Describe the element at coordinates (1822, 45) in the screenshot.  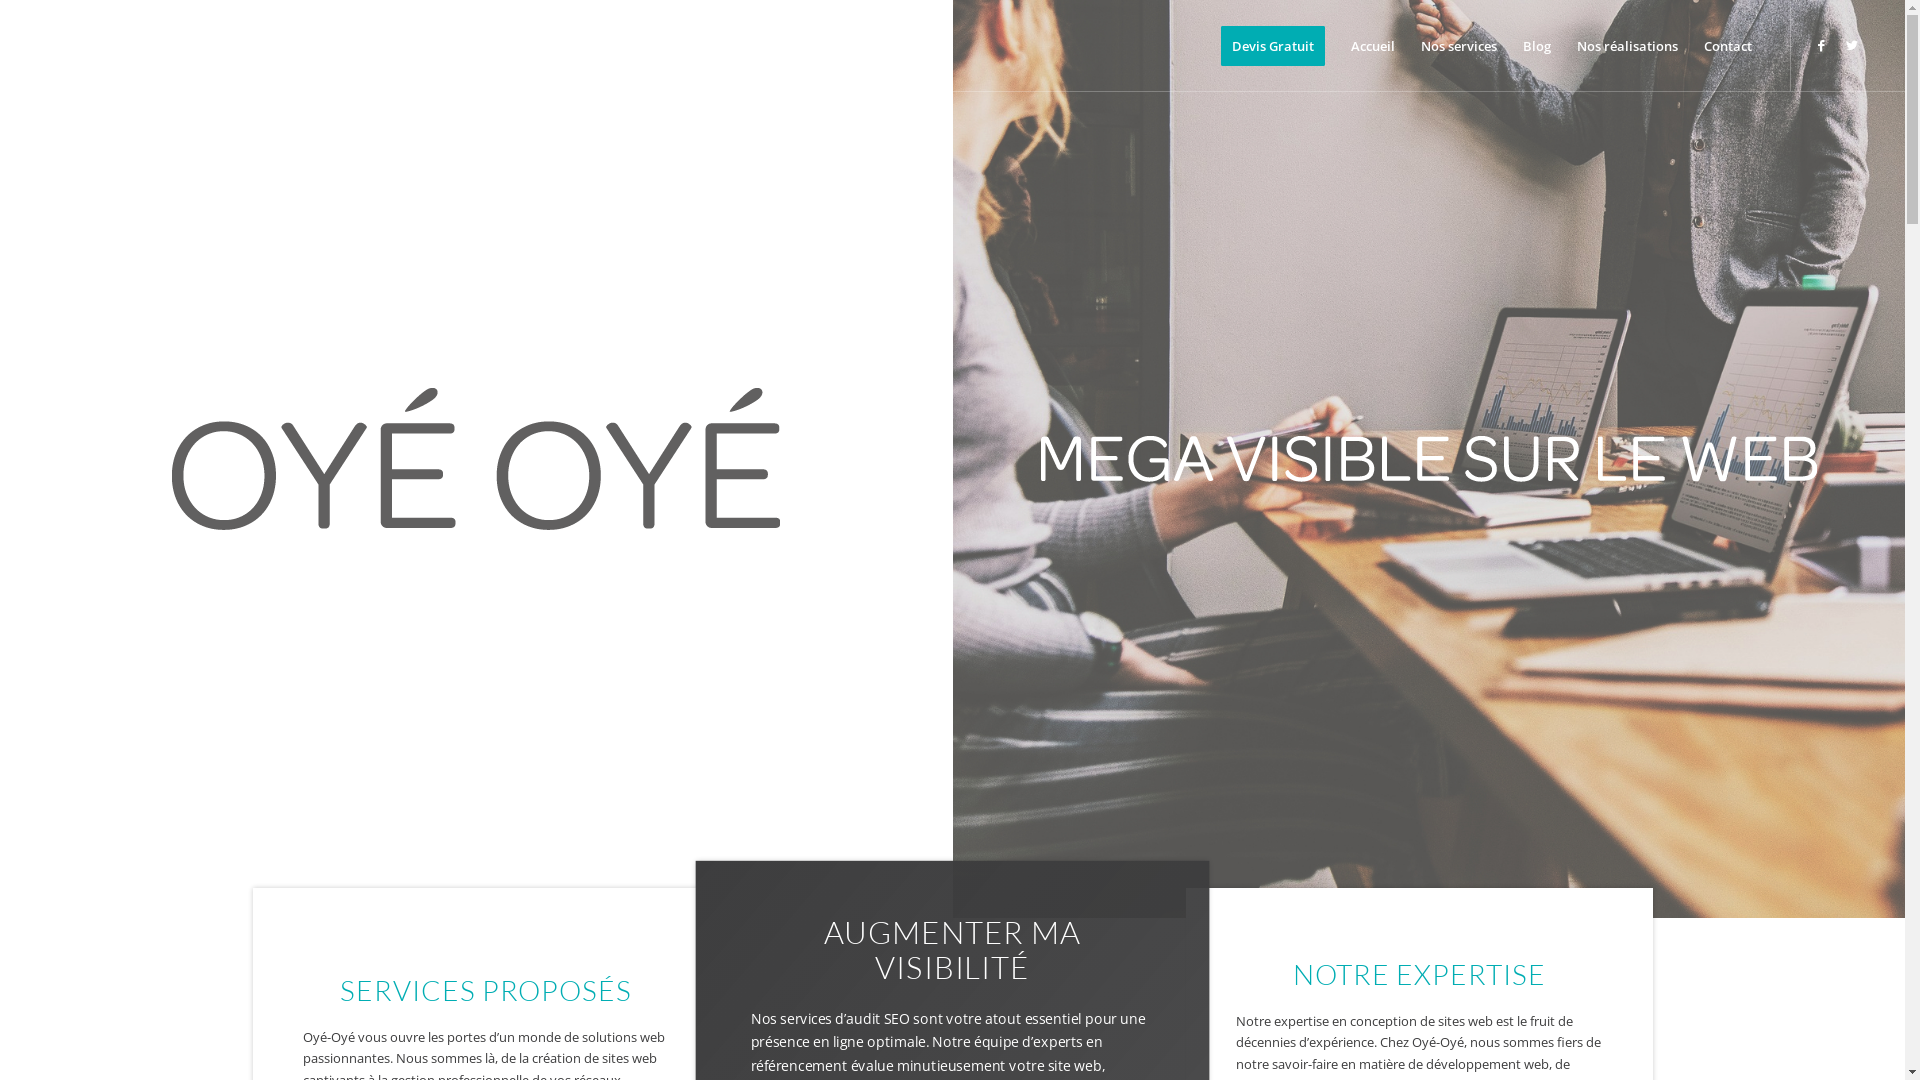
I see `'Facebook'` at that location.